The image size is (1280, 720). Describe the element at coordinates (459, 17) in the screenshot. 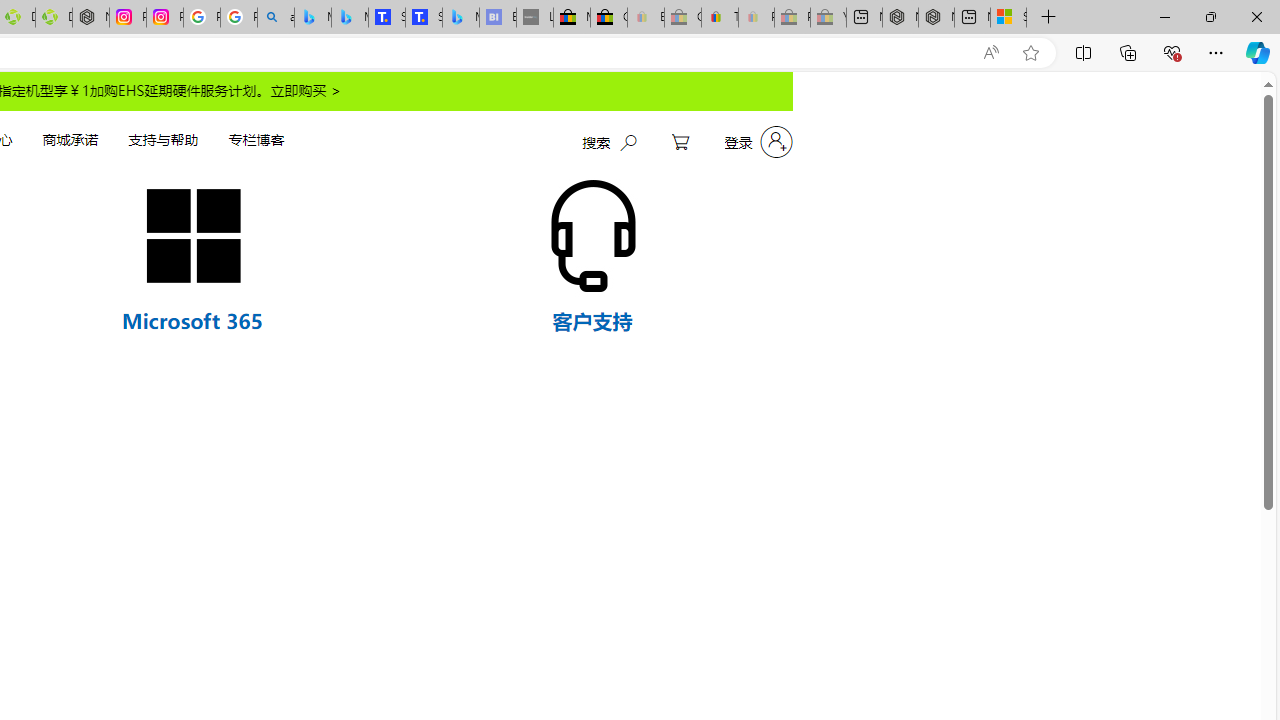

I see `'Microsoft Bing Travel - Shangri-La Hotel Bangkok'` at that location.